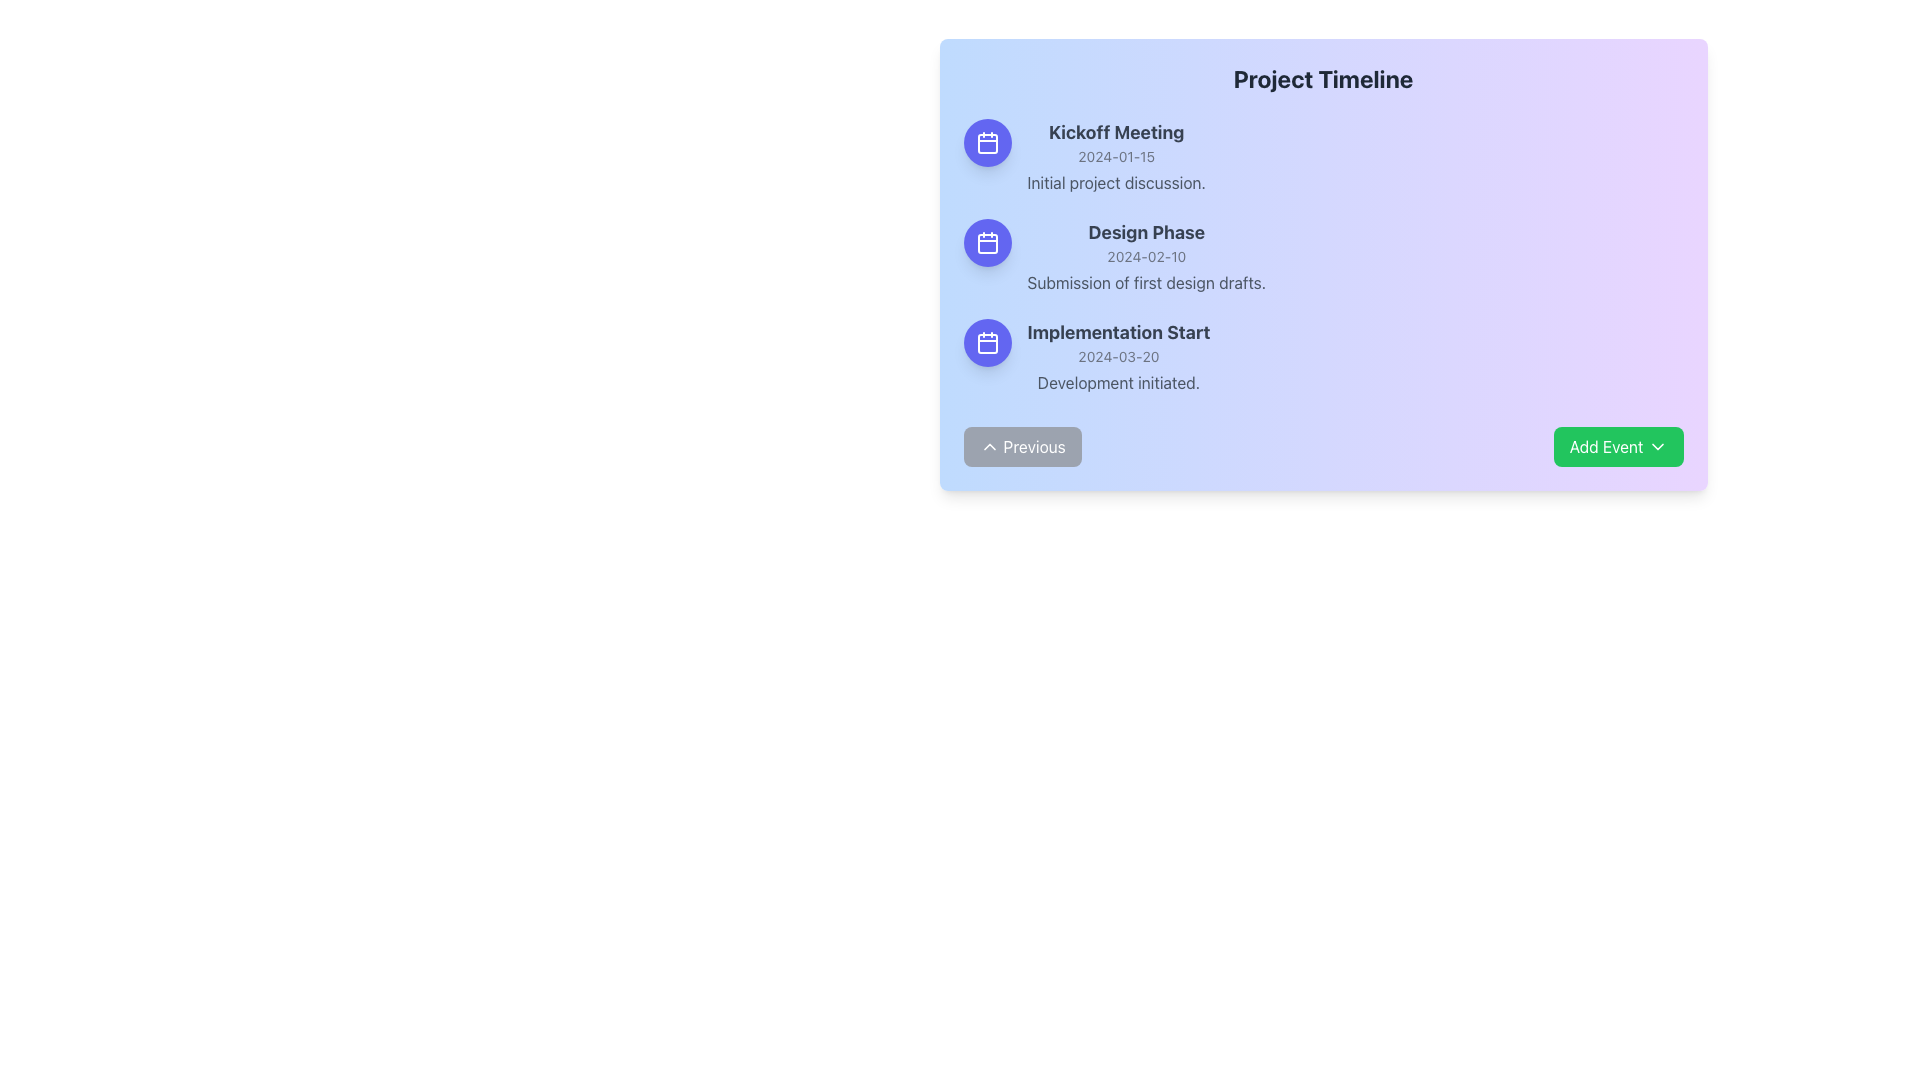 This screenshot has height=1080, width=1920. What do you see at coordinates (1323, 256) in the screenshot?
I see `the second timeline item` at bounding box center [1323, 256].